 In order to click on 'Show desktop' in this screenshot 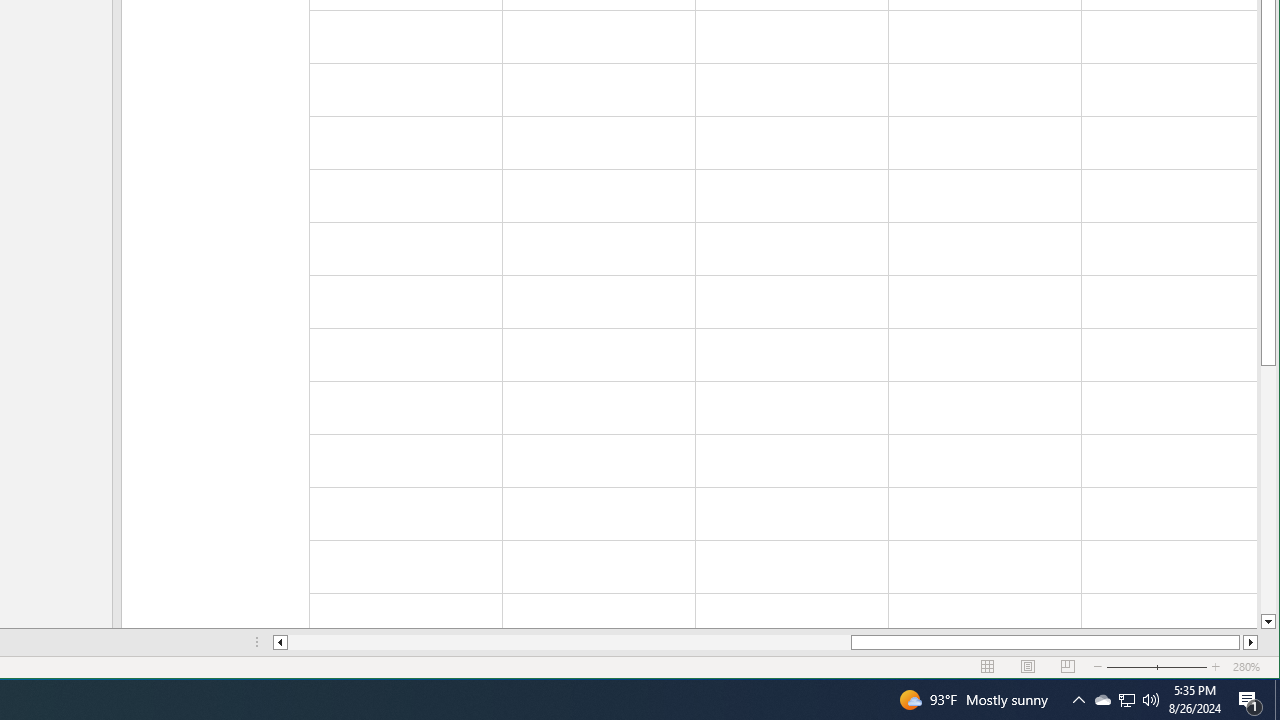, I will do `click(1276, 698)`.